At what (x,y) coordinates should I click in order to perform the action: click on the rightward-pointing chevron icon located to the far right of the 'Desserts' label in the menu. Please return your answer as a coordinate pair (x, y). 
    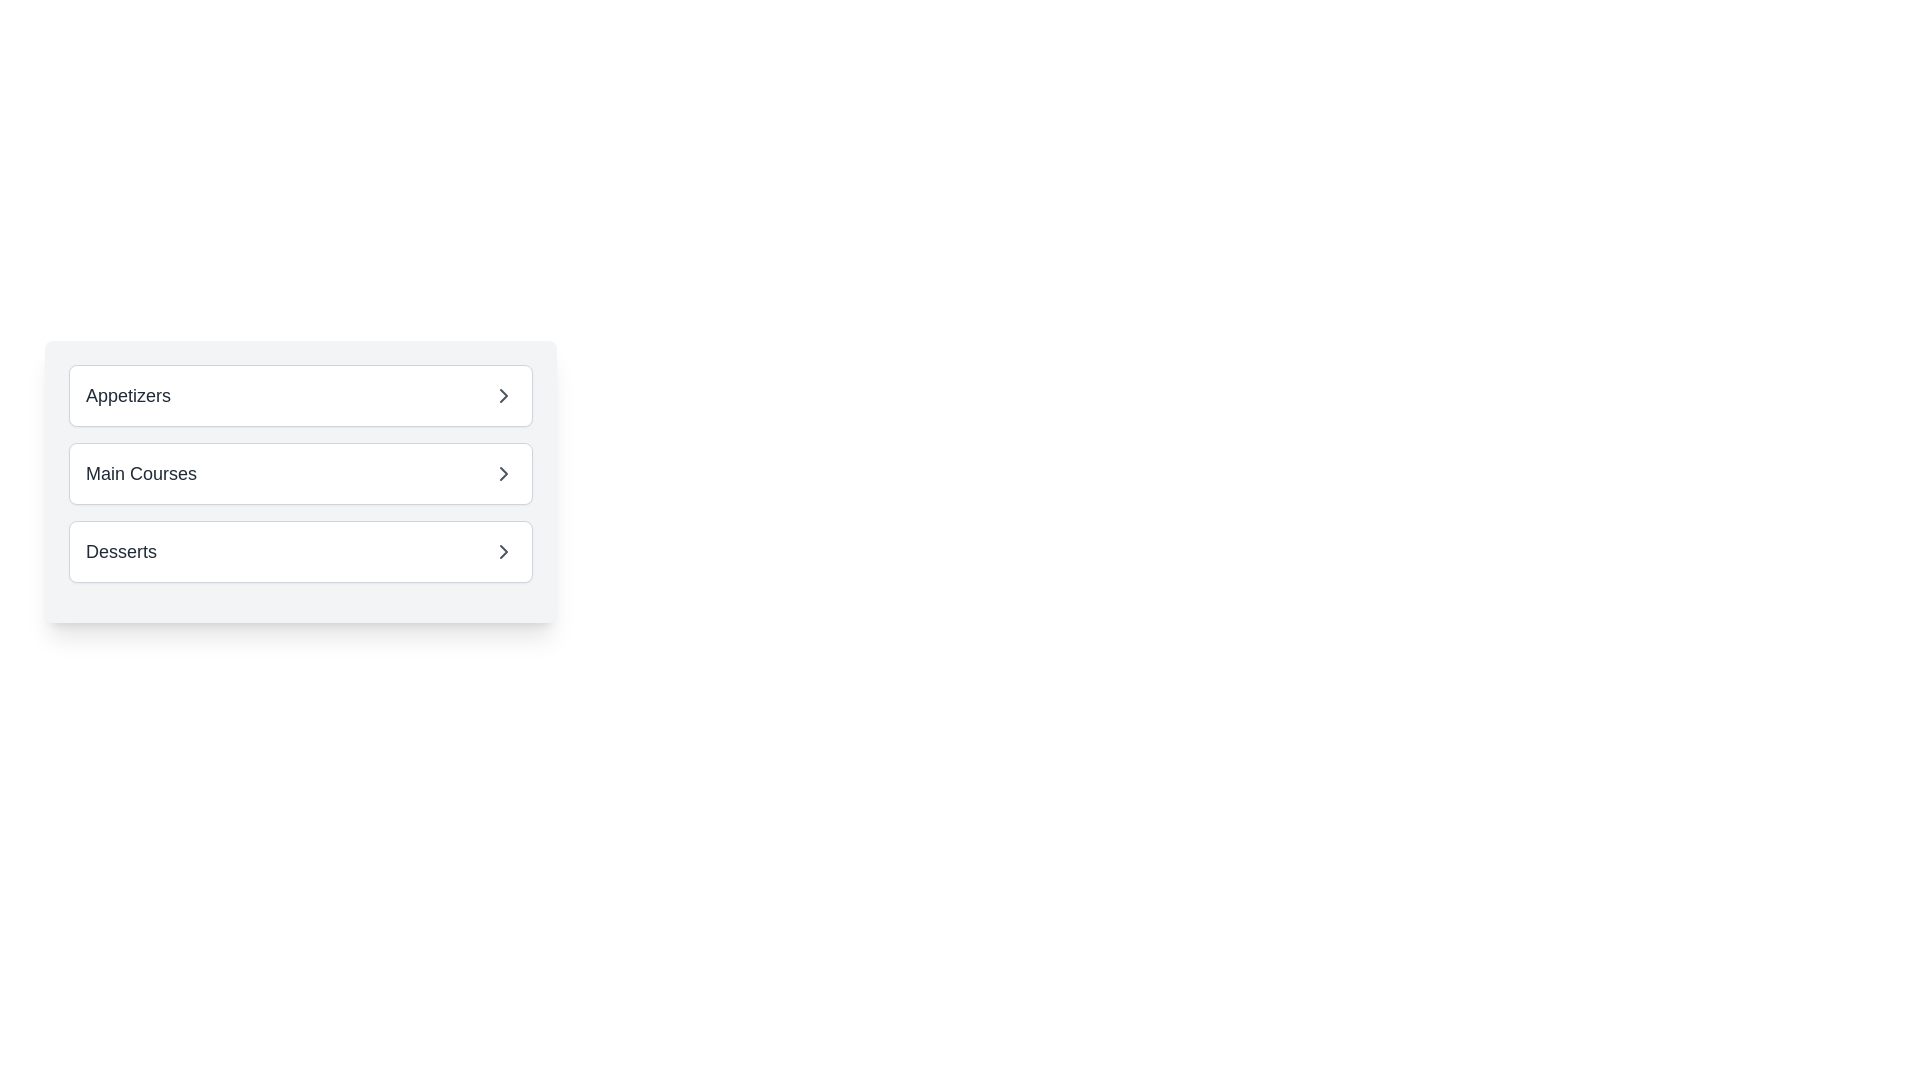
    Looking at the image, I should click on (504, 551).